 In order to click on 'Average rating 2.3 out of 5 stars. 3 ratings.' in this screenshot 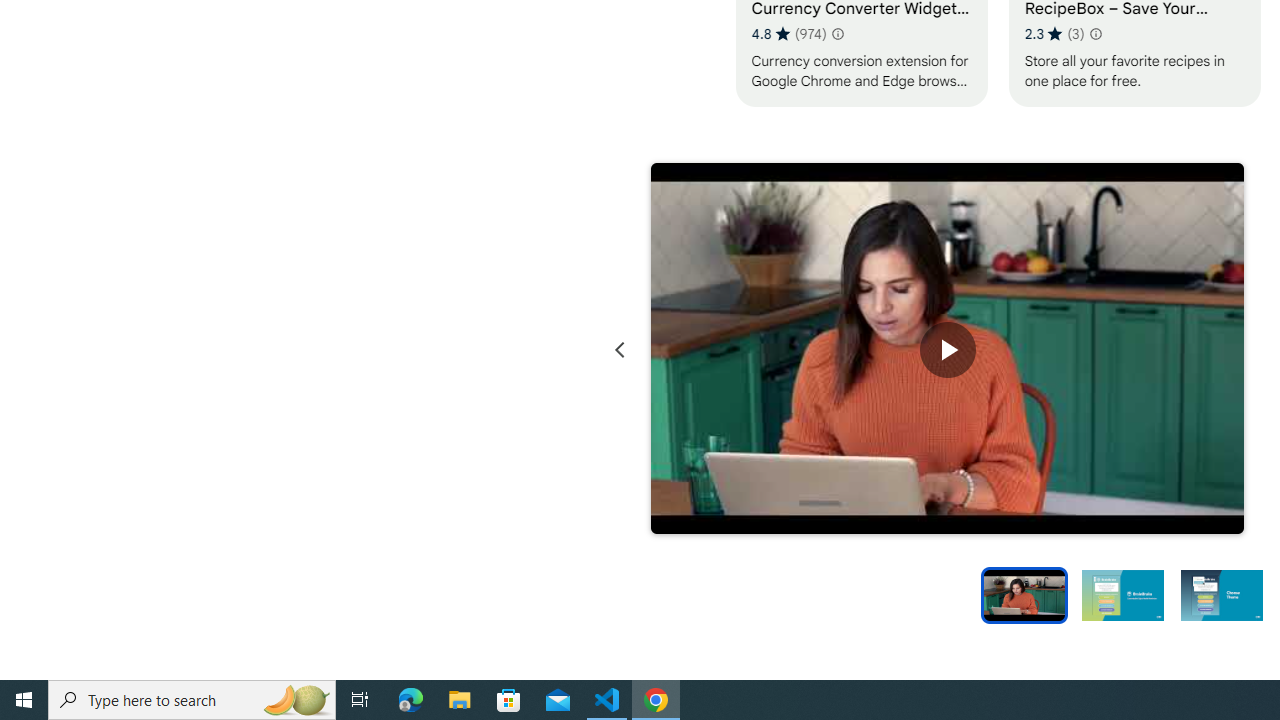, I will do `click(1053, 33)`.